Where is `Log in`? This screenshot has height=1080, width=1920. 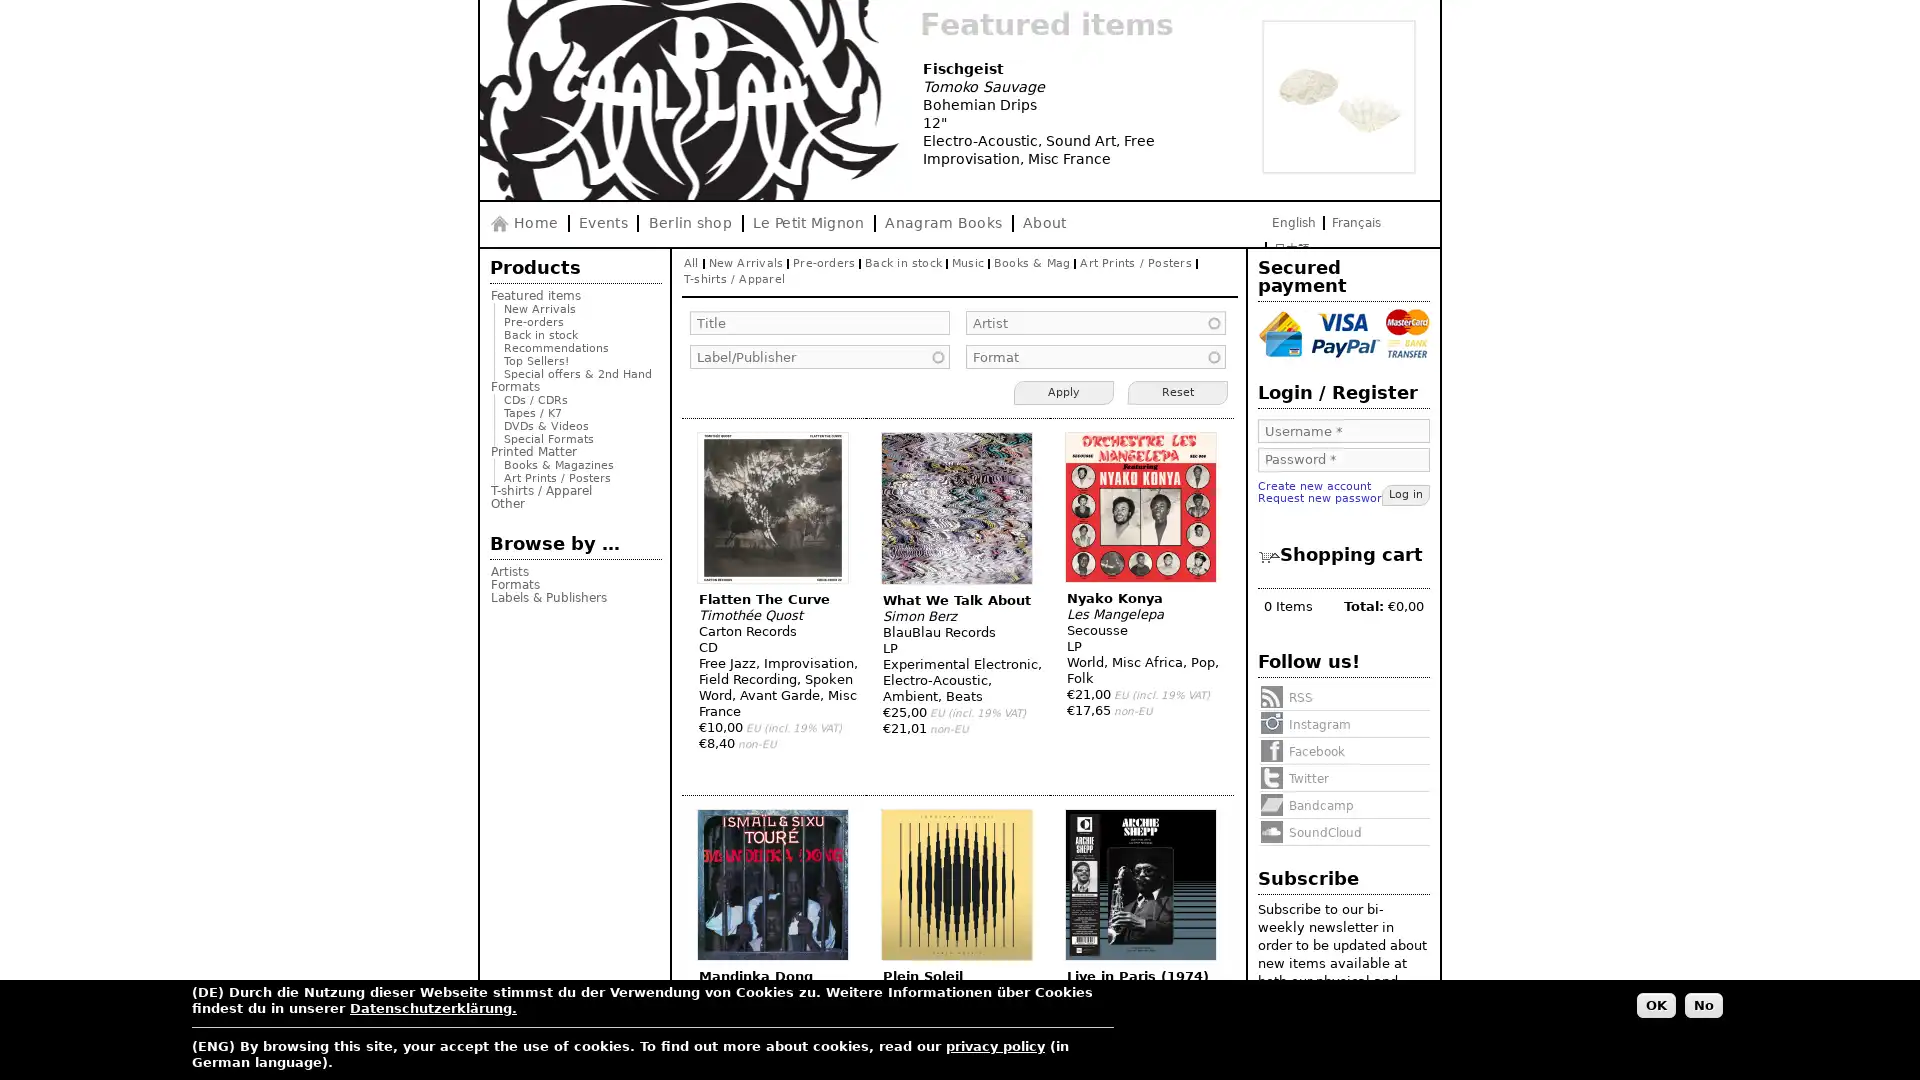
Log in is located at coordinates (1405, 495).